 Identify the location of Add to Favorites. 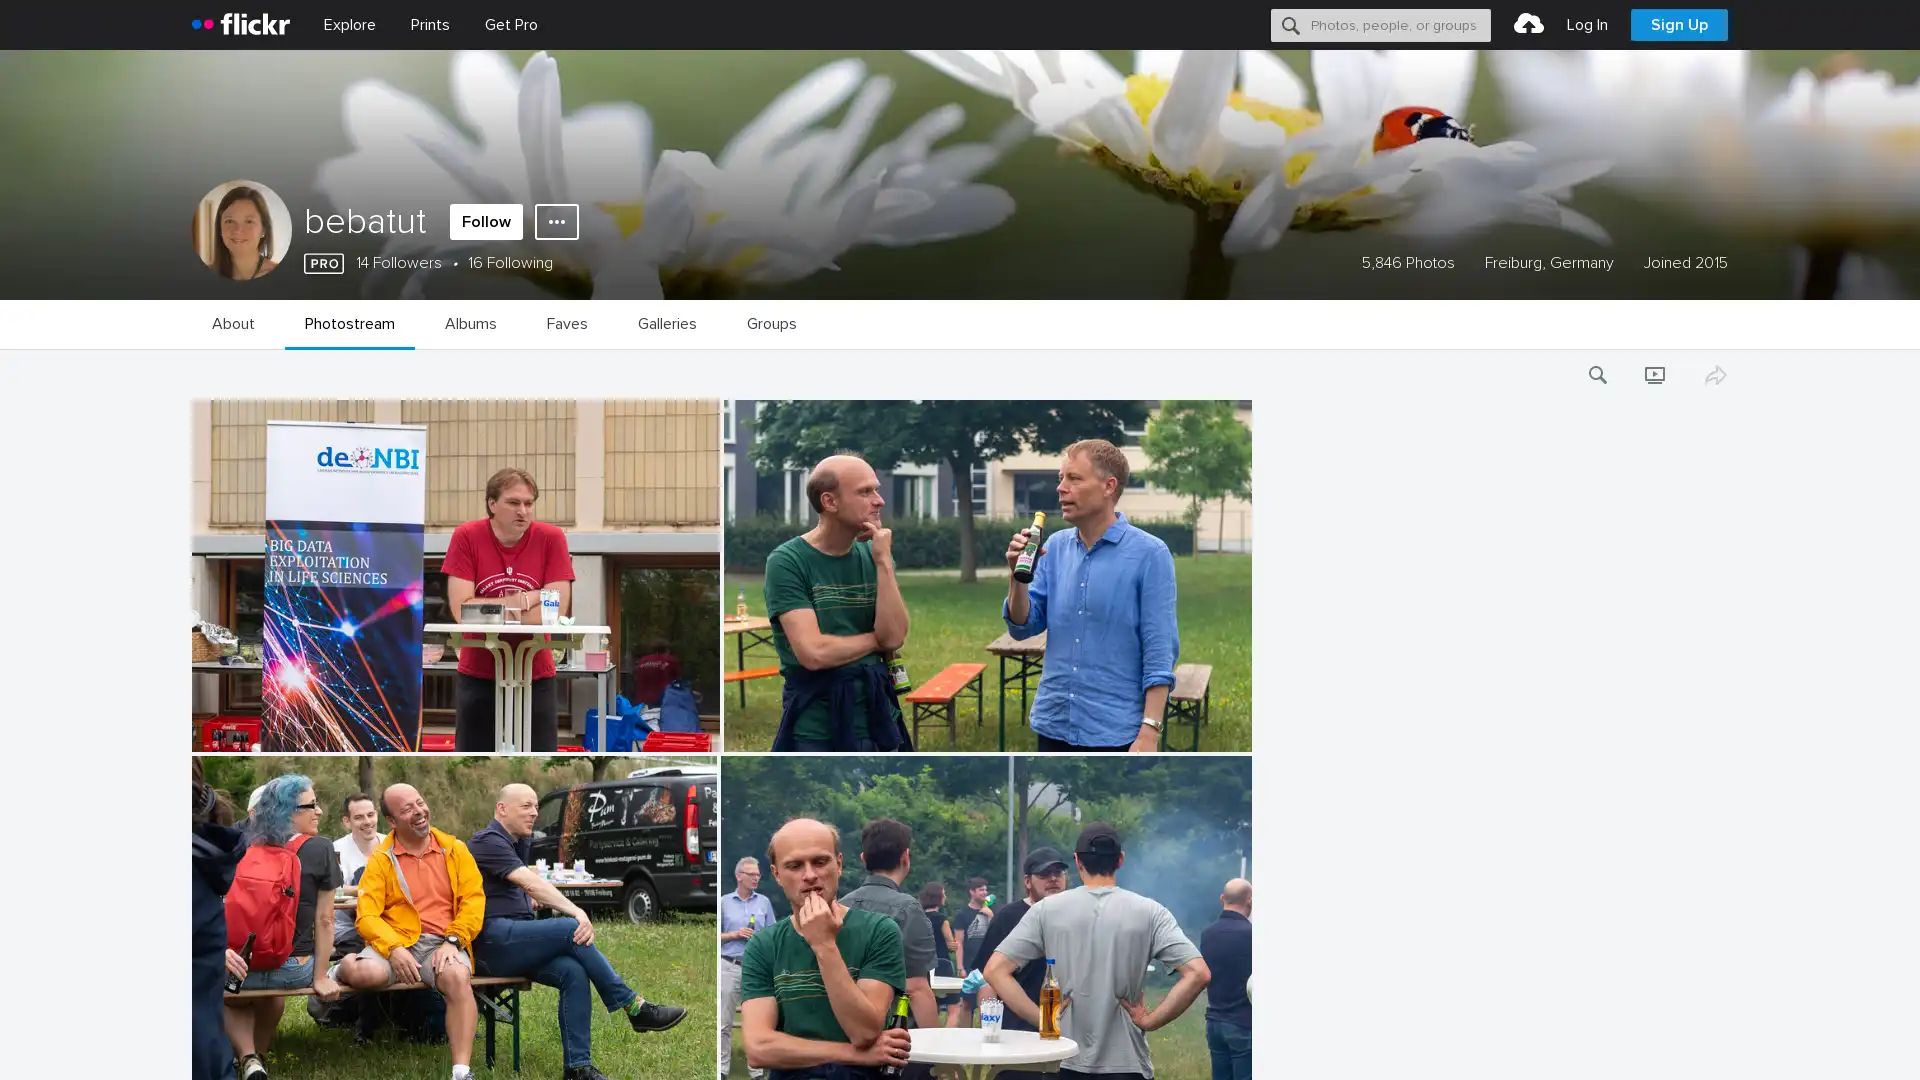
(1166, 1067).